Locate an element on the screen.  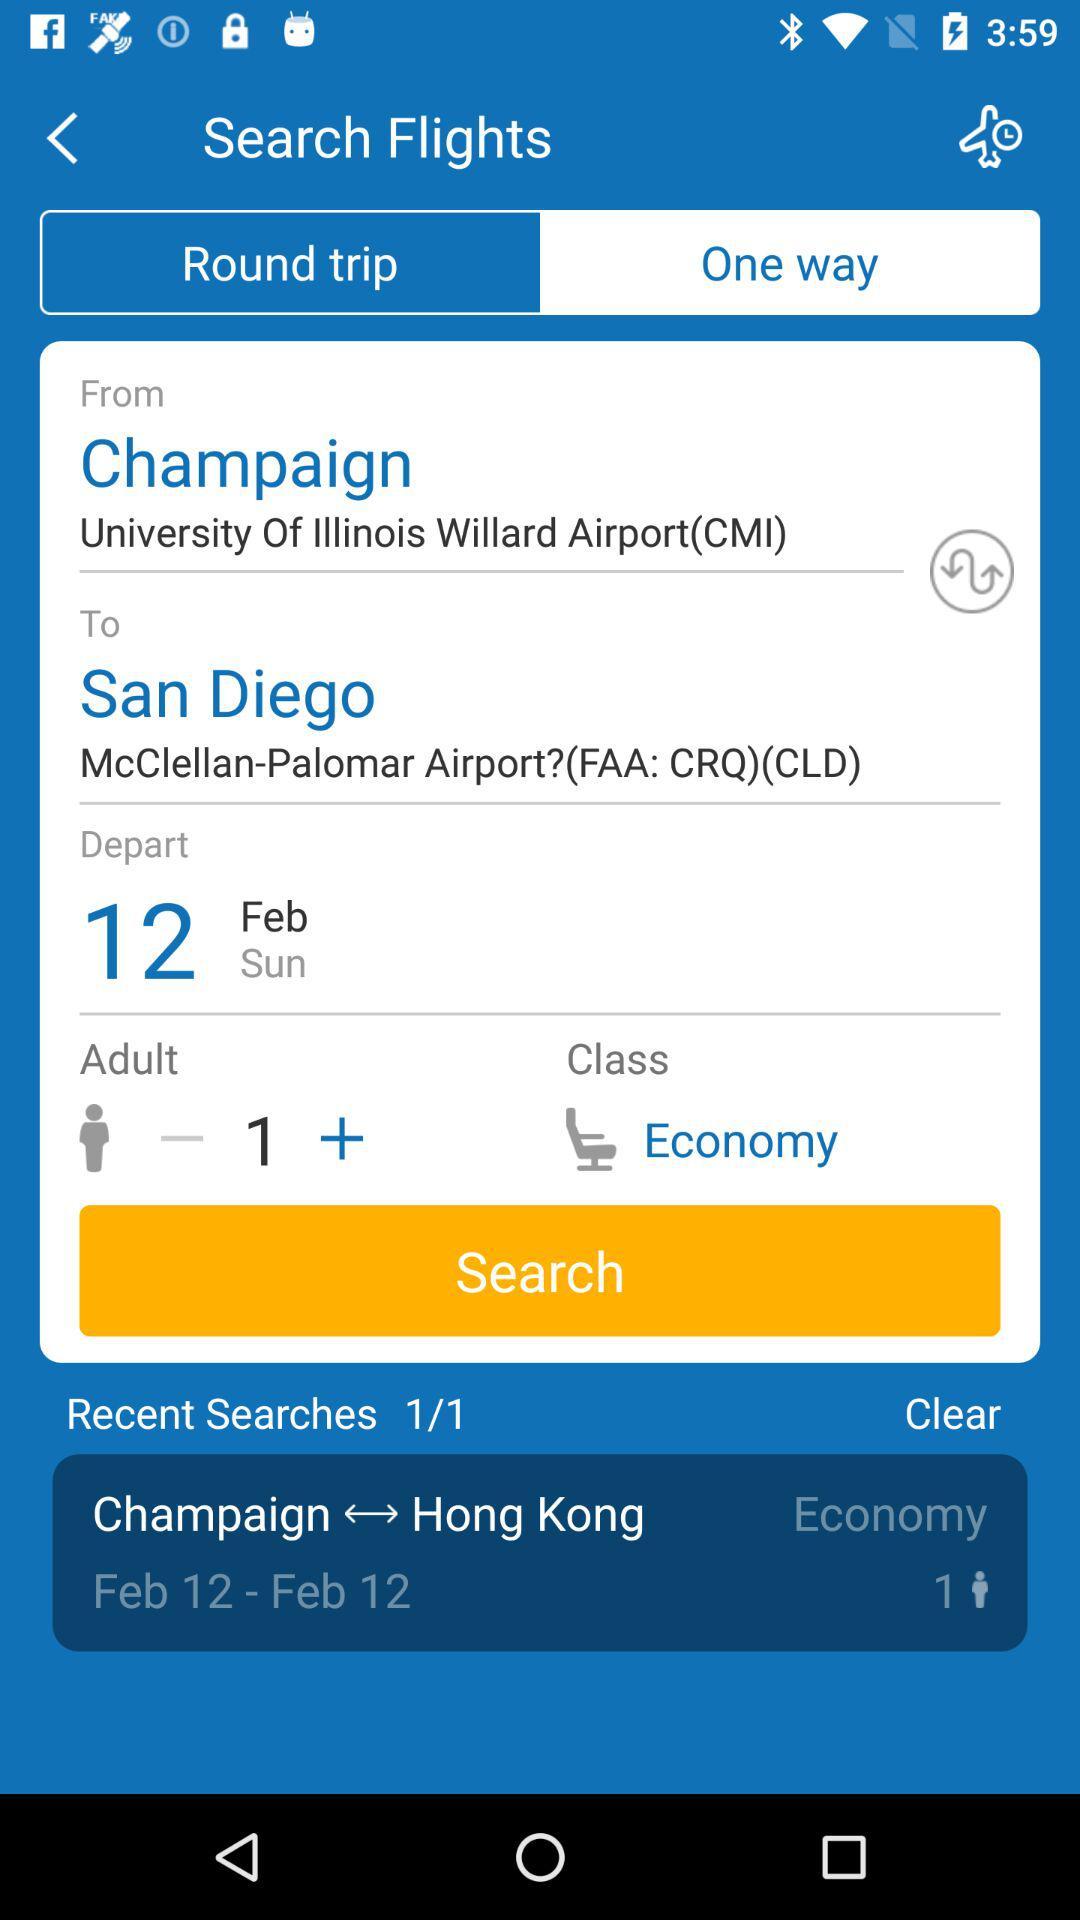
the minus icon is located at coordinates (189, 1138).